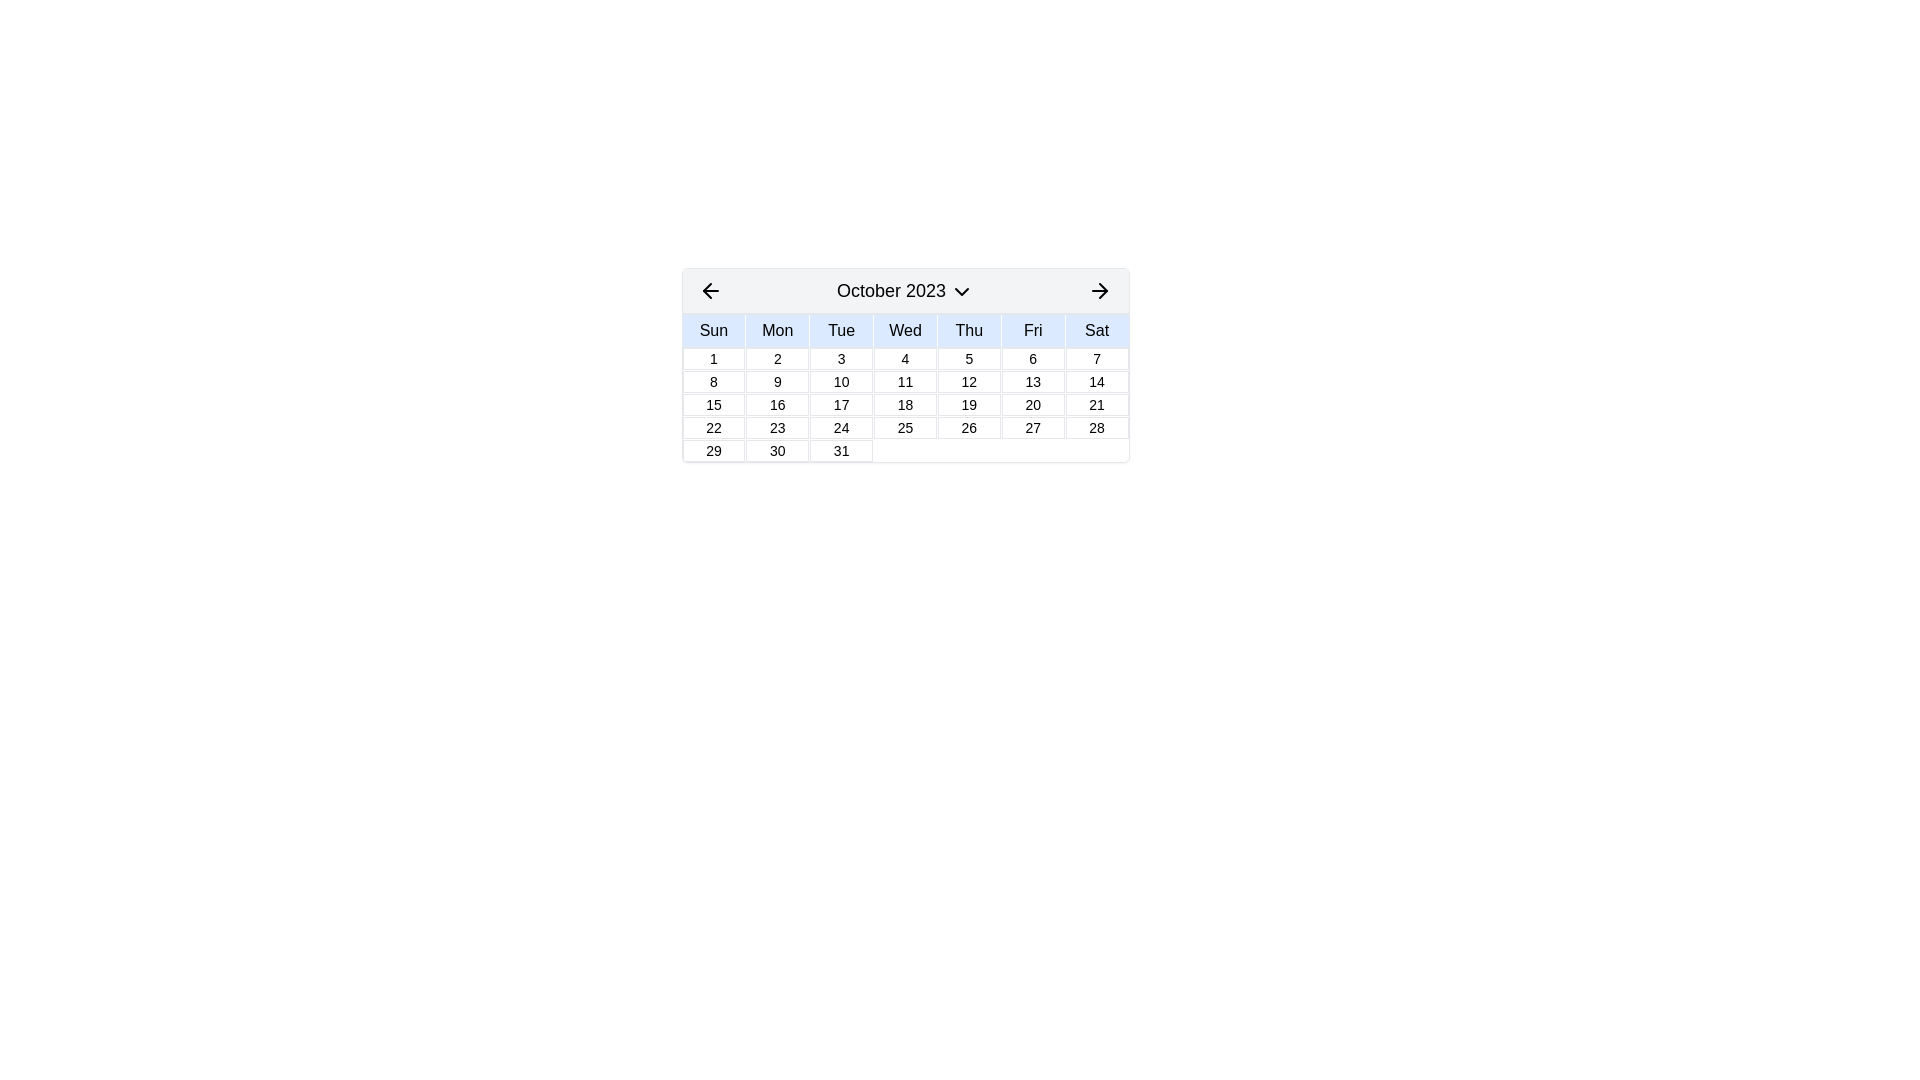 Image resolution: width=1920 pixels, height=1080 pixels. Describe the element at coordinates (904, 405) in the screenshot. I see `the Calendar Day Cell representing the date '18'` at that location.